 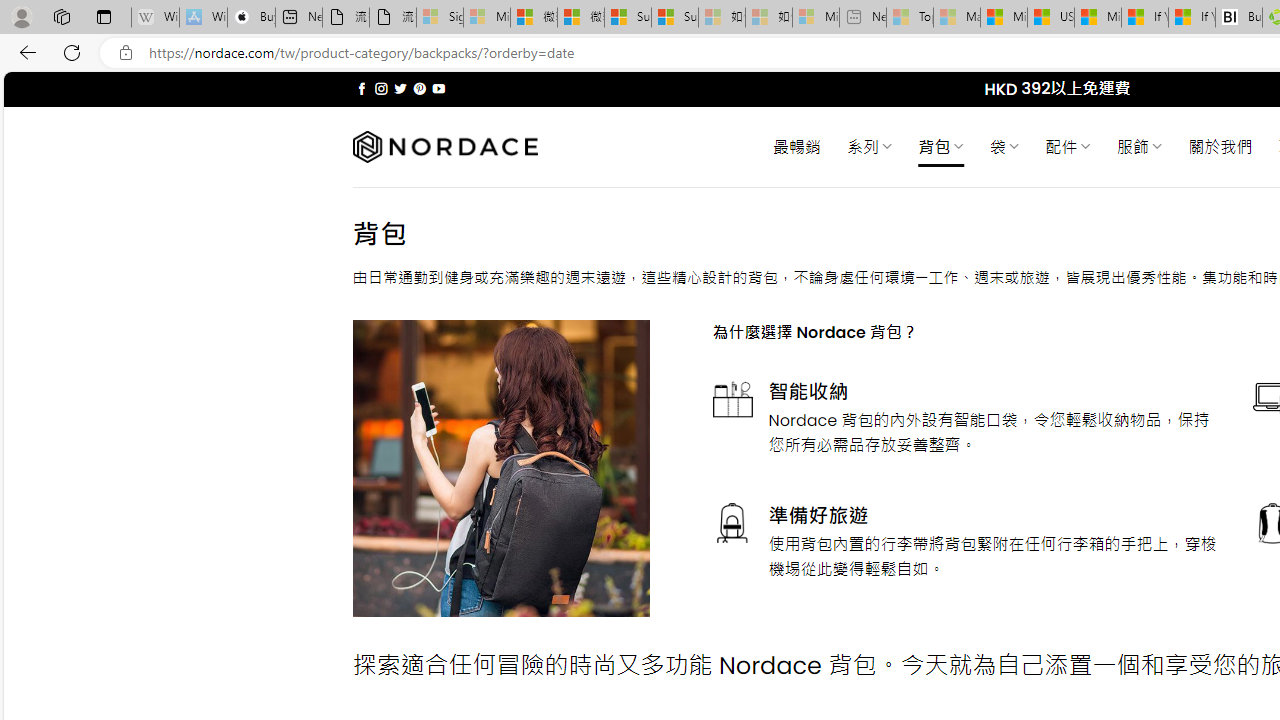 I want to click on 'Microsoft Start', so click(x=1097, y=17).